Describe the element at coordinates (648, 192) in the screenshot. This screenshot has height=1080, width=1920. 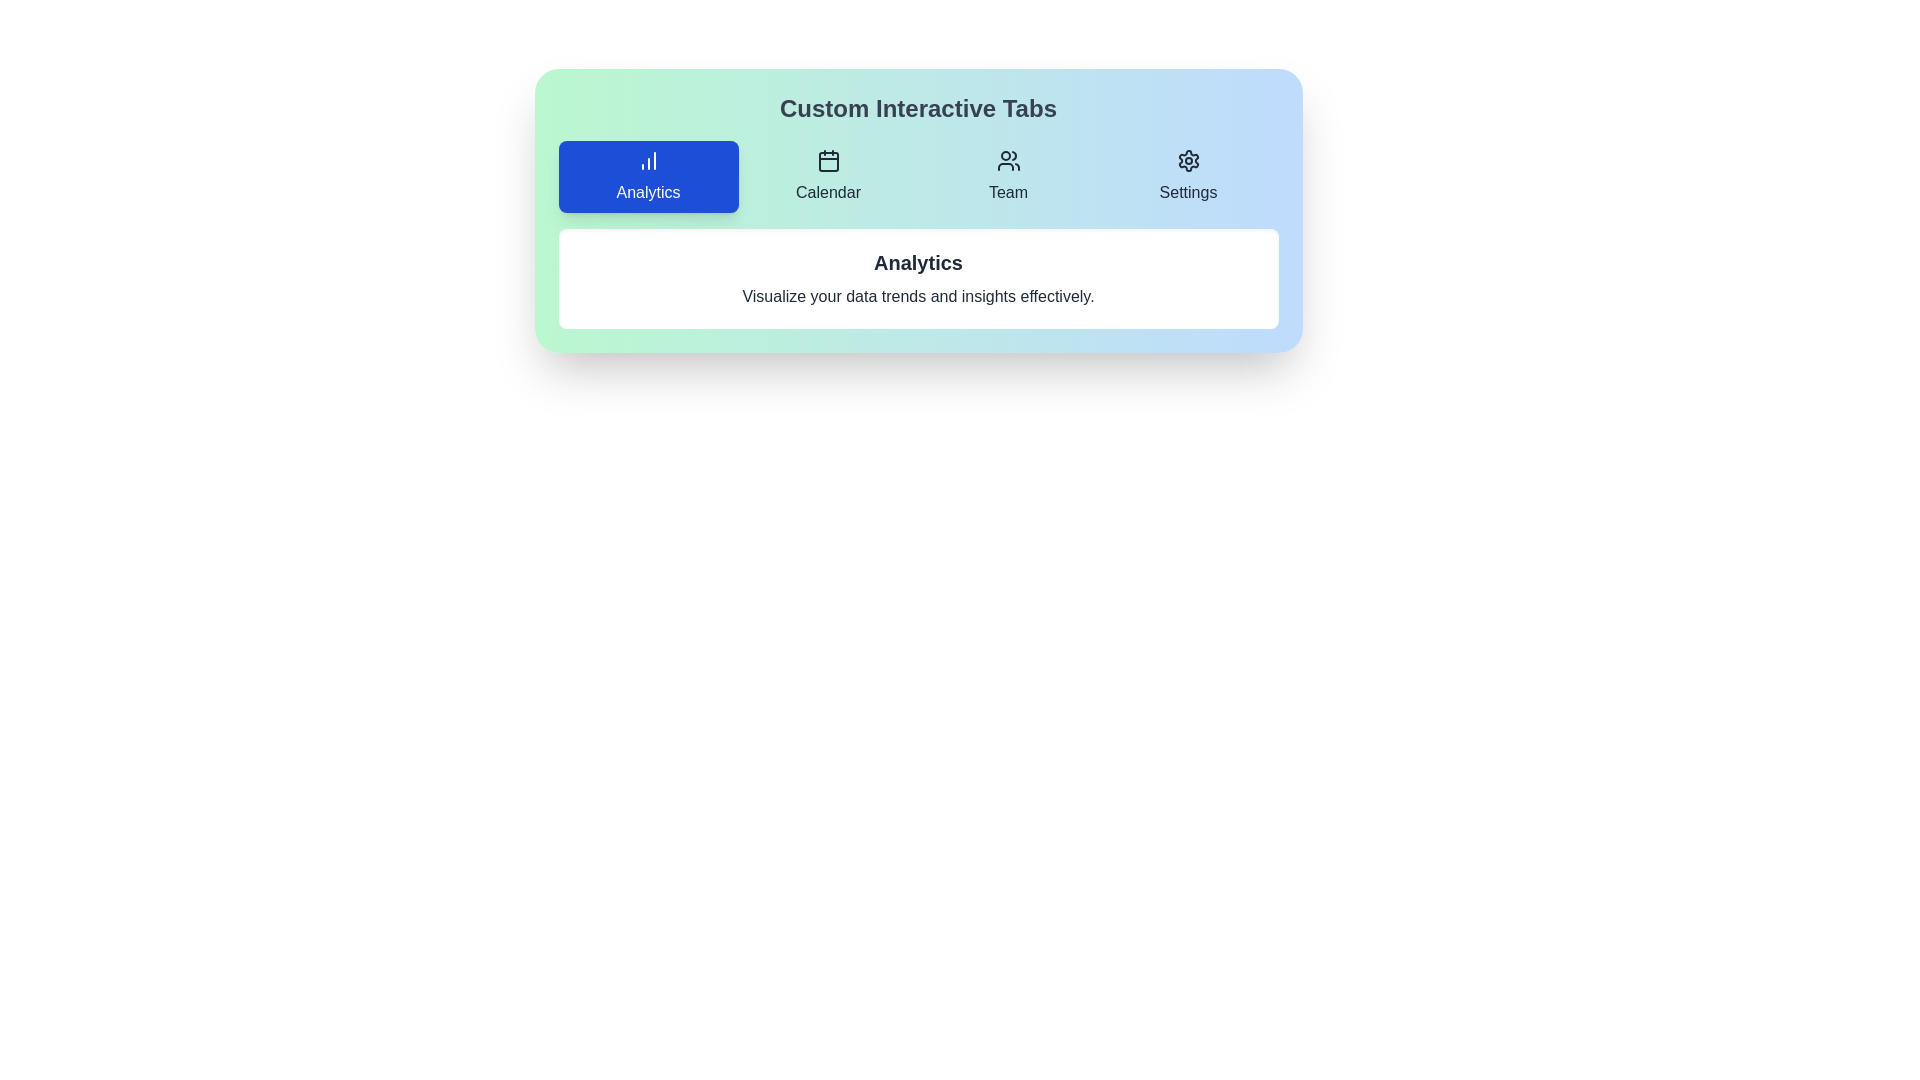
I see `the Label for the Tab Button that indicates it leads to the analytics section, which is located on the leftmost side of the horizontal list of tab options` at that location.